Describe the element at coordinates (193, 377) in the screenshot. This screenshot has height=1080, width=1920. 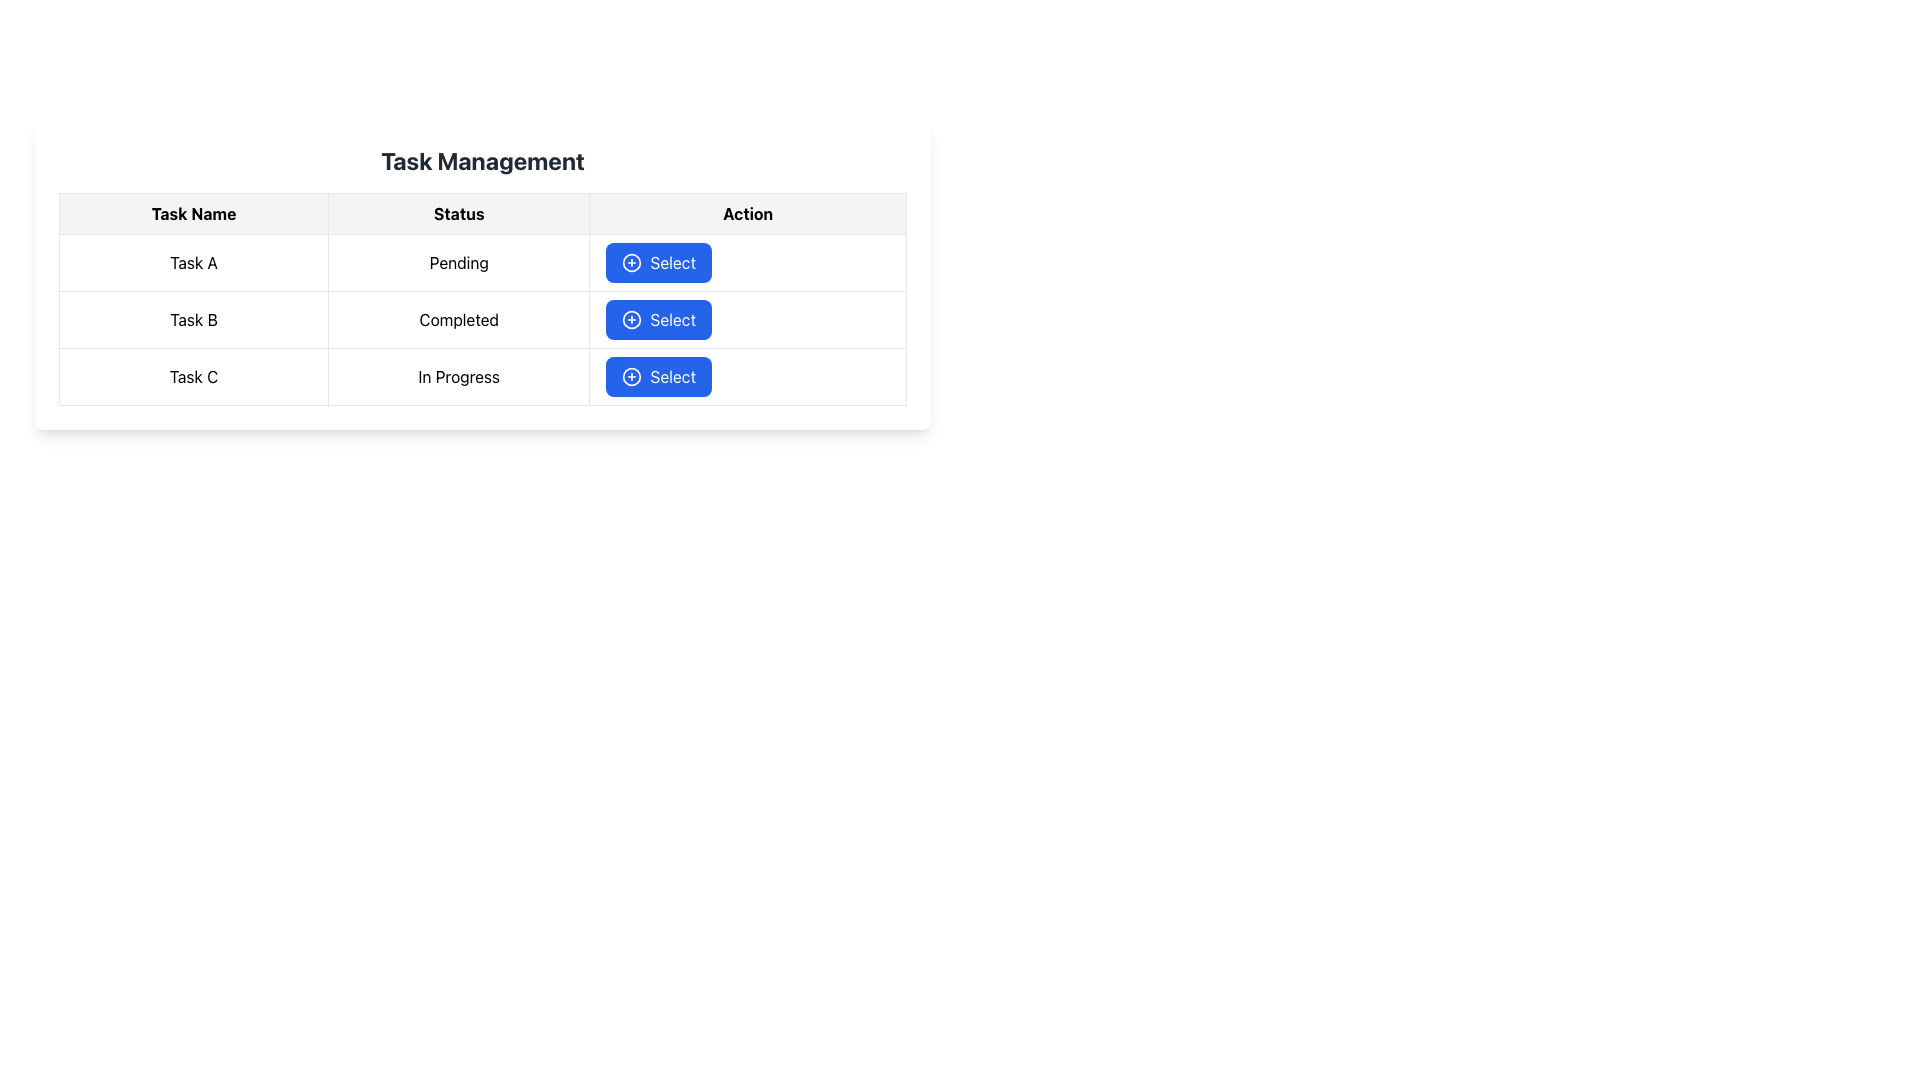
I see `the label displaying the task name in the third row of the 'Task Management' table, located in the first column under the 'Task Name' header` at that location.